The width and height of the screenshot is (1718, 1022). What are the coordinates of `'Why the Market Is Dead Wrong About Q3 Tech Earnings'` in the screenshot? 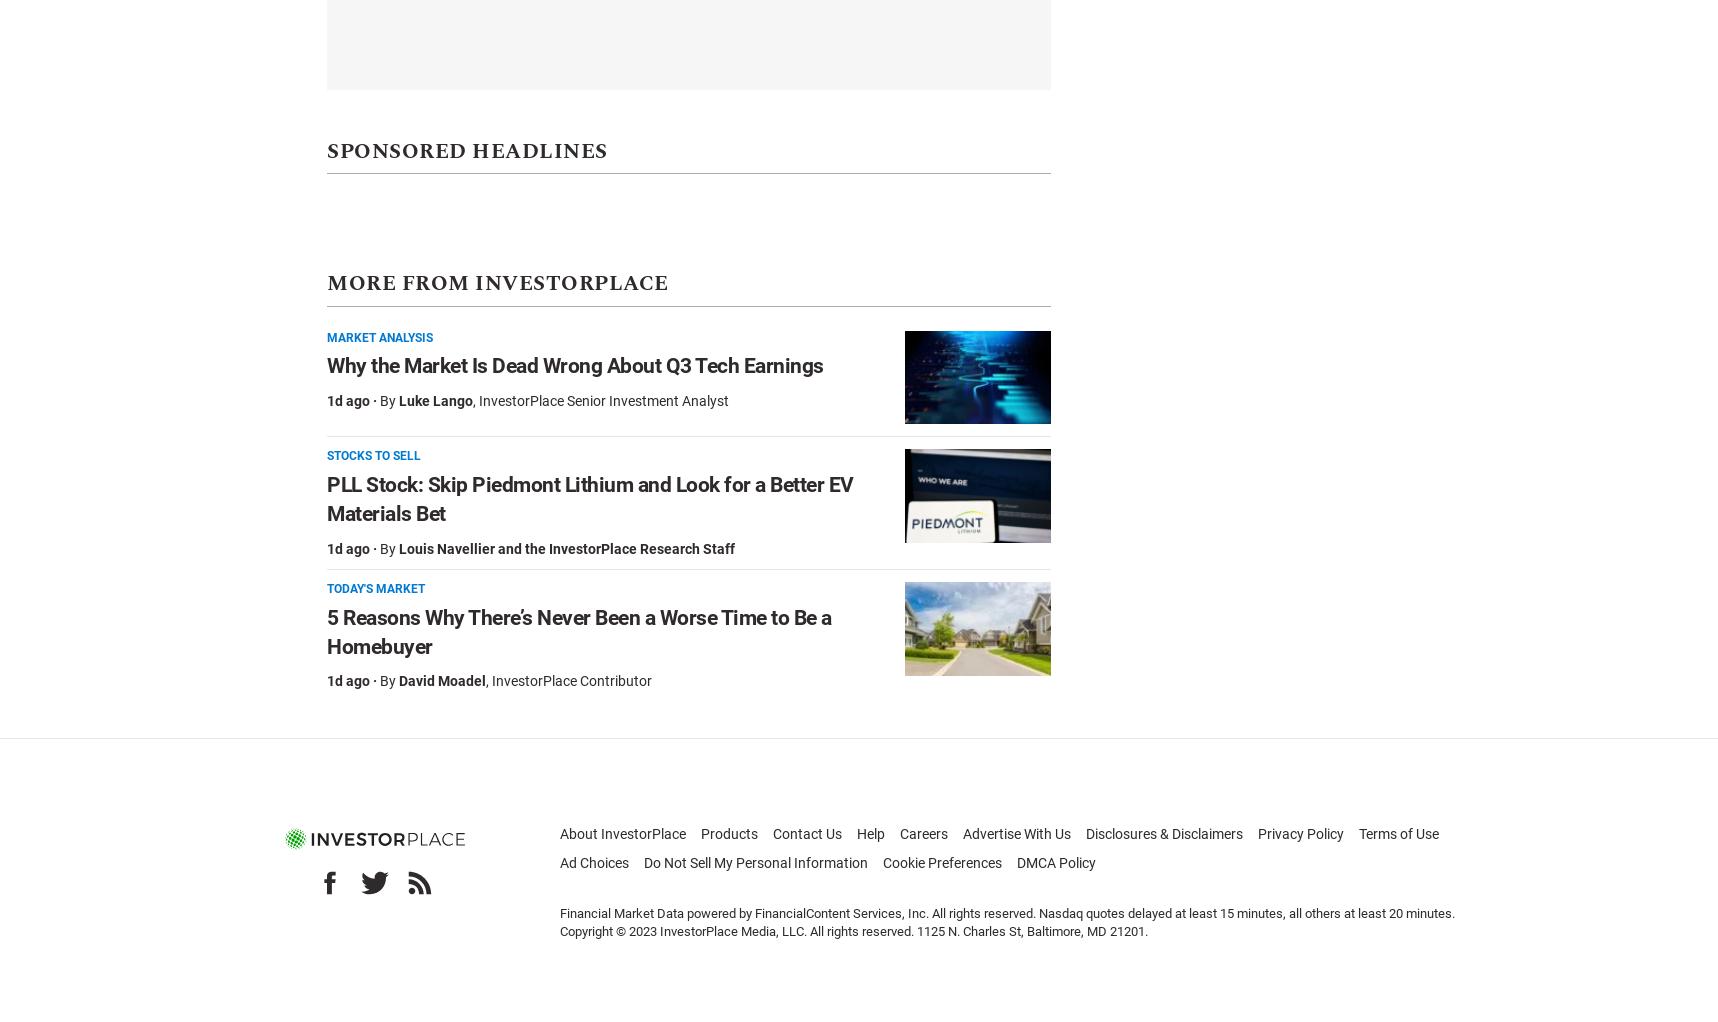 It's located at (574, 365).